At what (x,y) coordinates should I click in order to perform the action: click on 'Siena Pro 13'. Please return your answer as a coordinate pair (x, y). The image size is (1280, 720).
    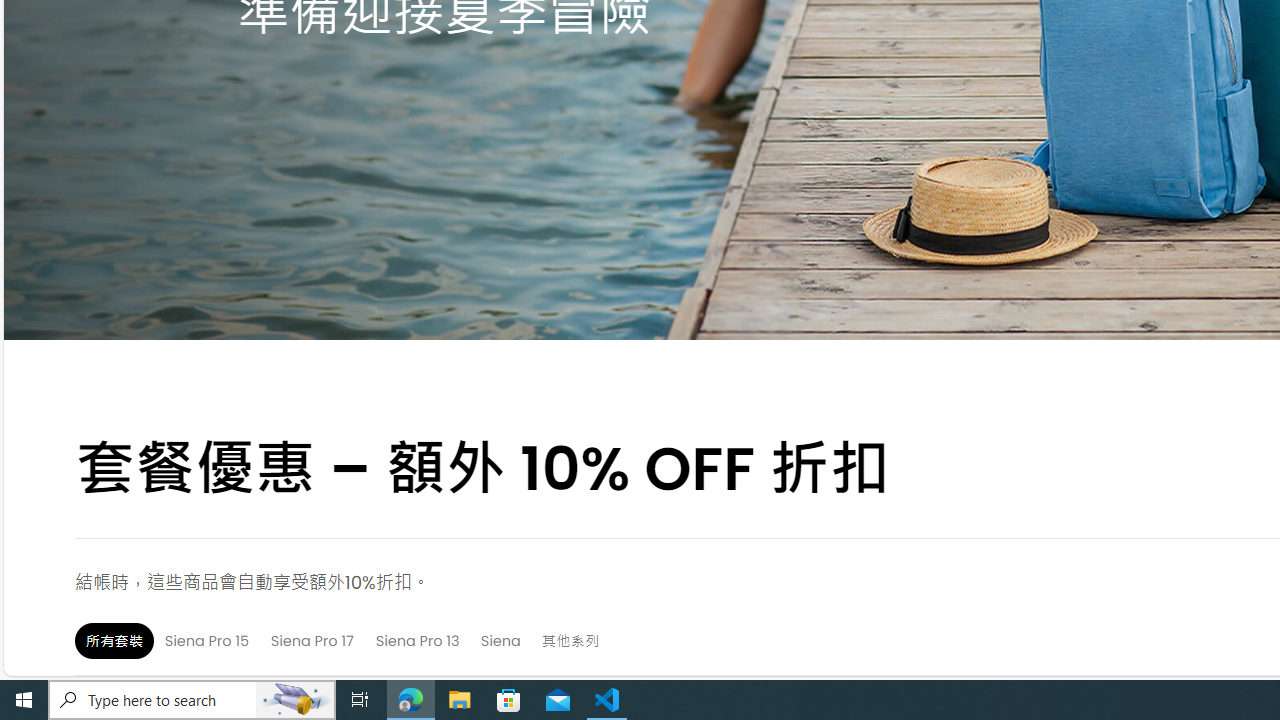
    Looking at the image, I should click on (416, 640).